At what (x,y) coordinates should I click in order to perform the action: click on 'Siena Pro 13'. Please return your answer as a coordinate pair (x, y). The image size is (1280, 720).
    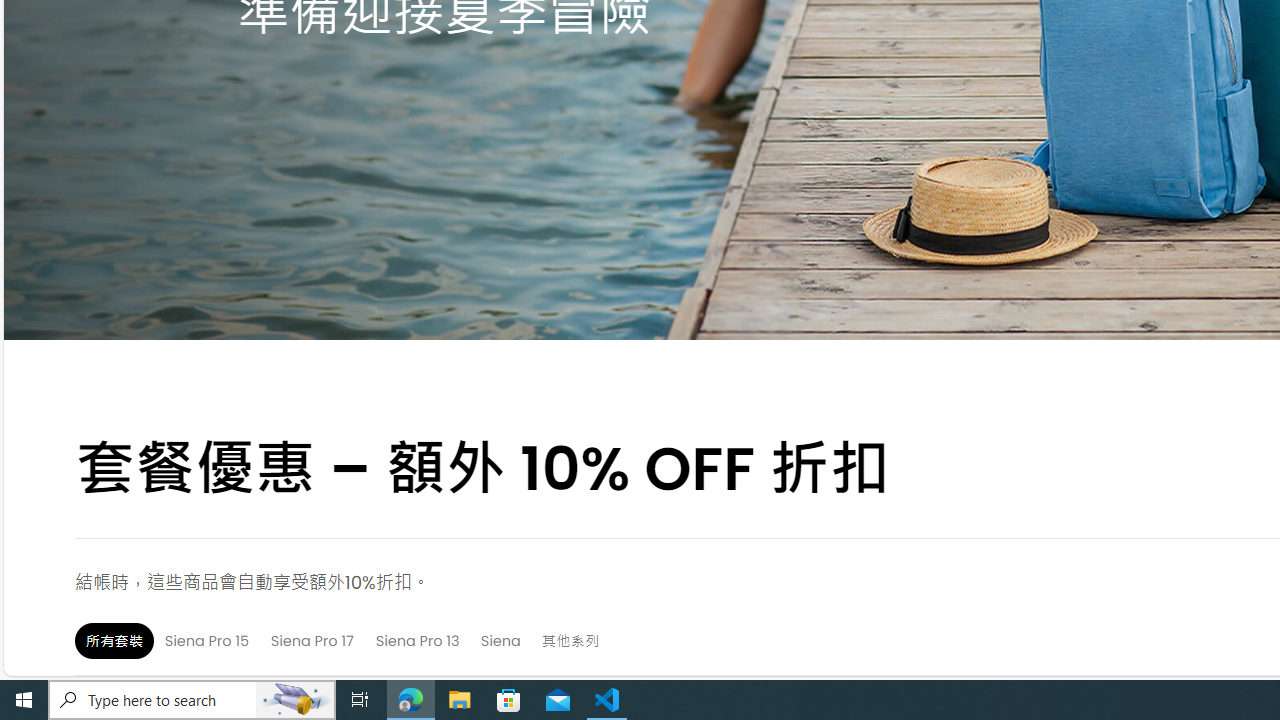
    Looking at the image, I should click on (416, 640).